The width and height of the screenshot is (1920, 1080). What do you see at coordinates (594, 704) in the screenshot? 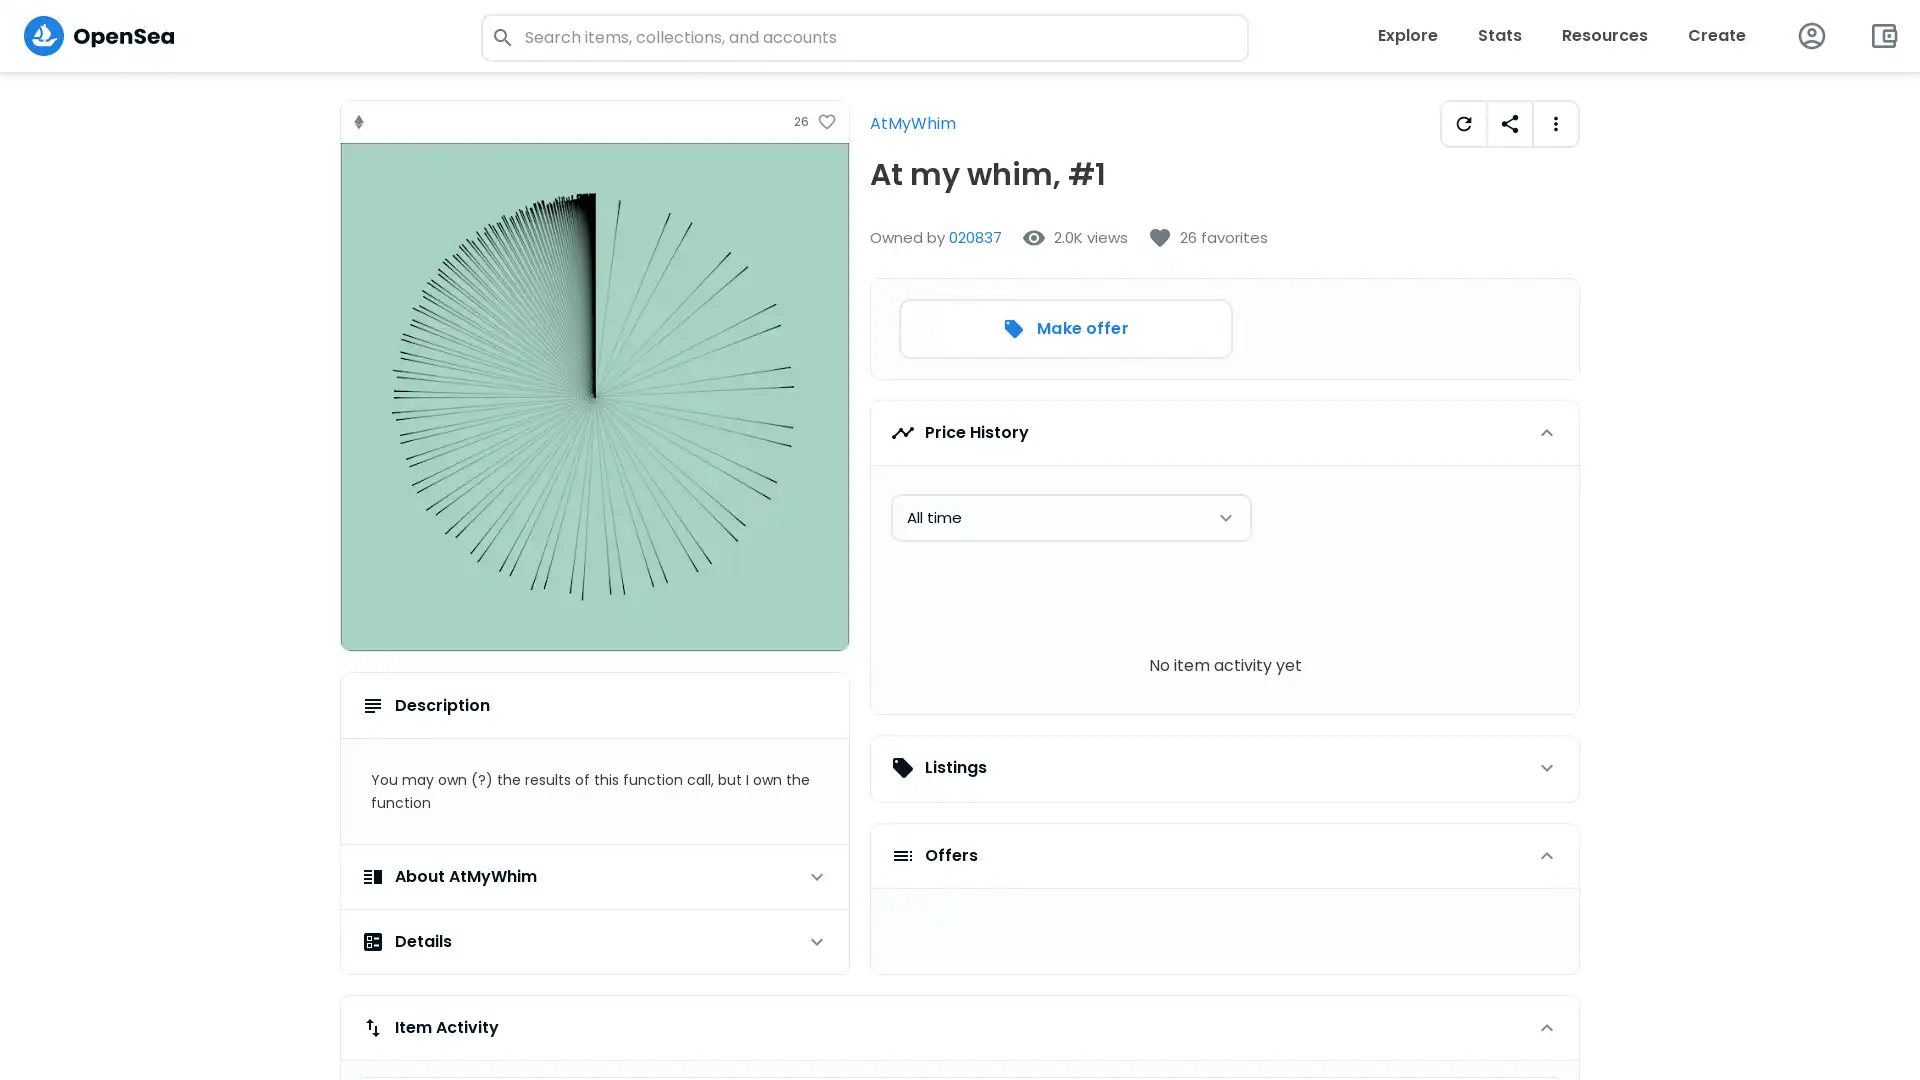
I see `Description` at bounding box center [594, 704].